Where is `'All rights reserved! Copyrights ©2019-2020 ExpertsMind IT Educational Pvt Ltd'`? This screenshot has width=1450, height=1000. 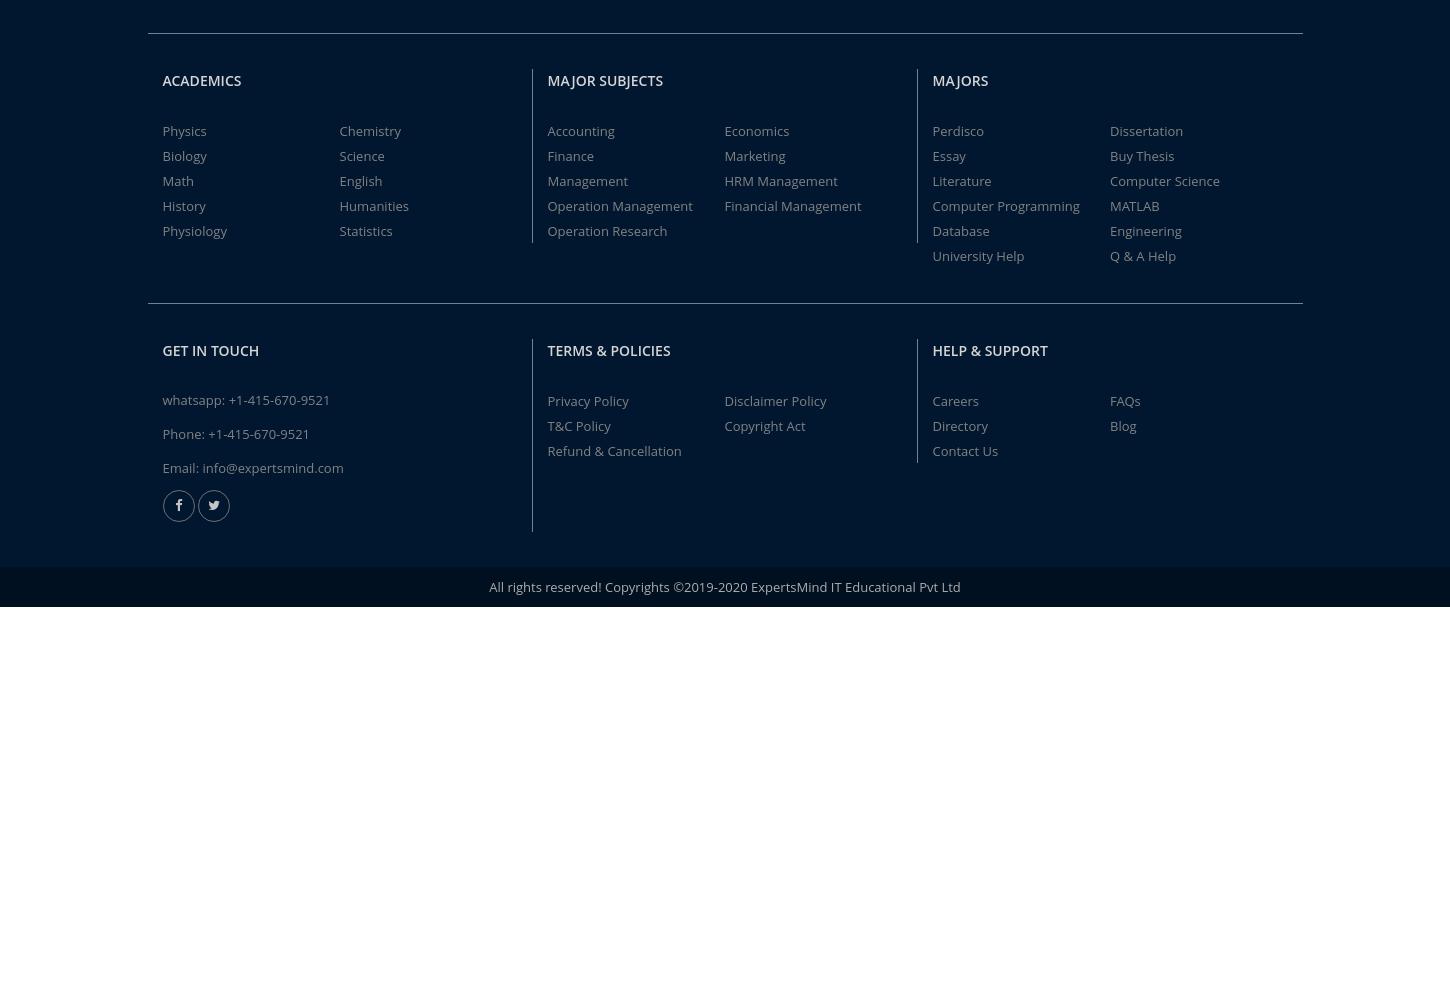 'All rights reserved! Copyrights ©2019-2020 ExpertsMind IT Educational Pvt Ltd' is located at coordinates (723, 585).